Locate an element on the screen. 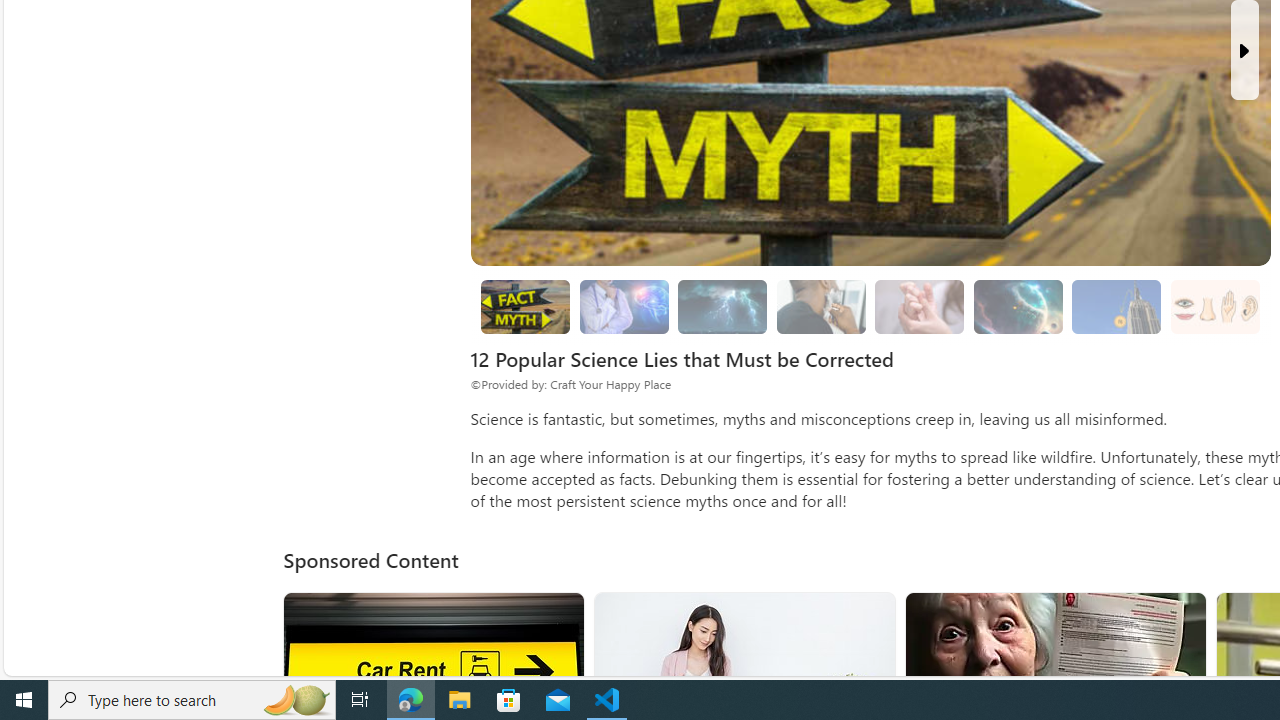 Image resolution: width=1280 pixels, height=720 pixels. 'Knuckle Cracking and Arthritis' is located at coordinates (919, 307).